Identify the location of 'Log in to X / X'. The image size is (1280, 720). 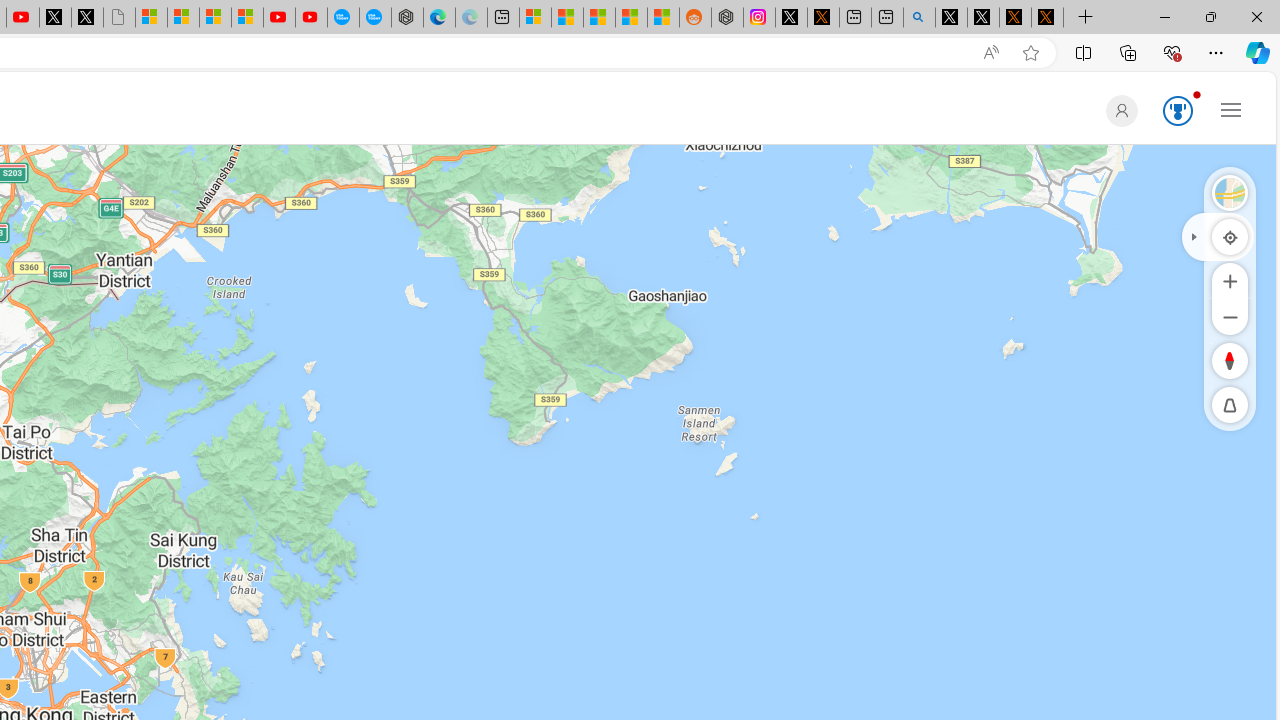
(790, 17).